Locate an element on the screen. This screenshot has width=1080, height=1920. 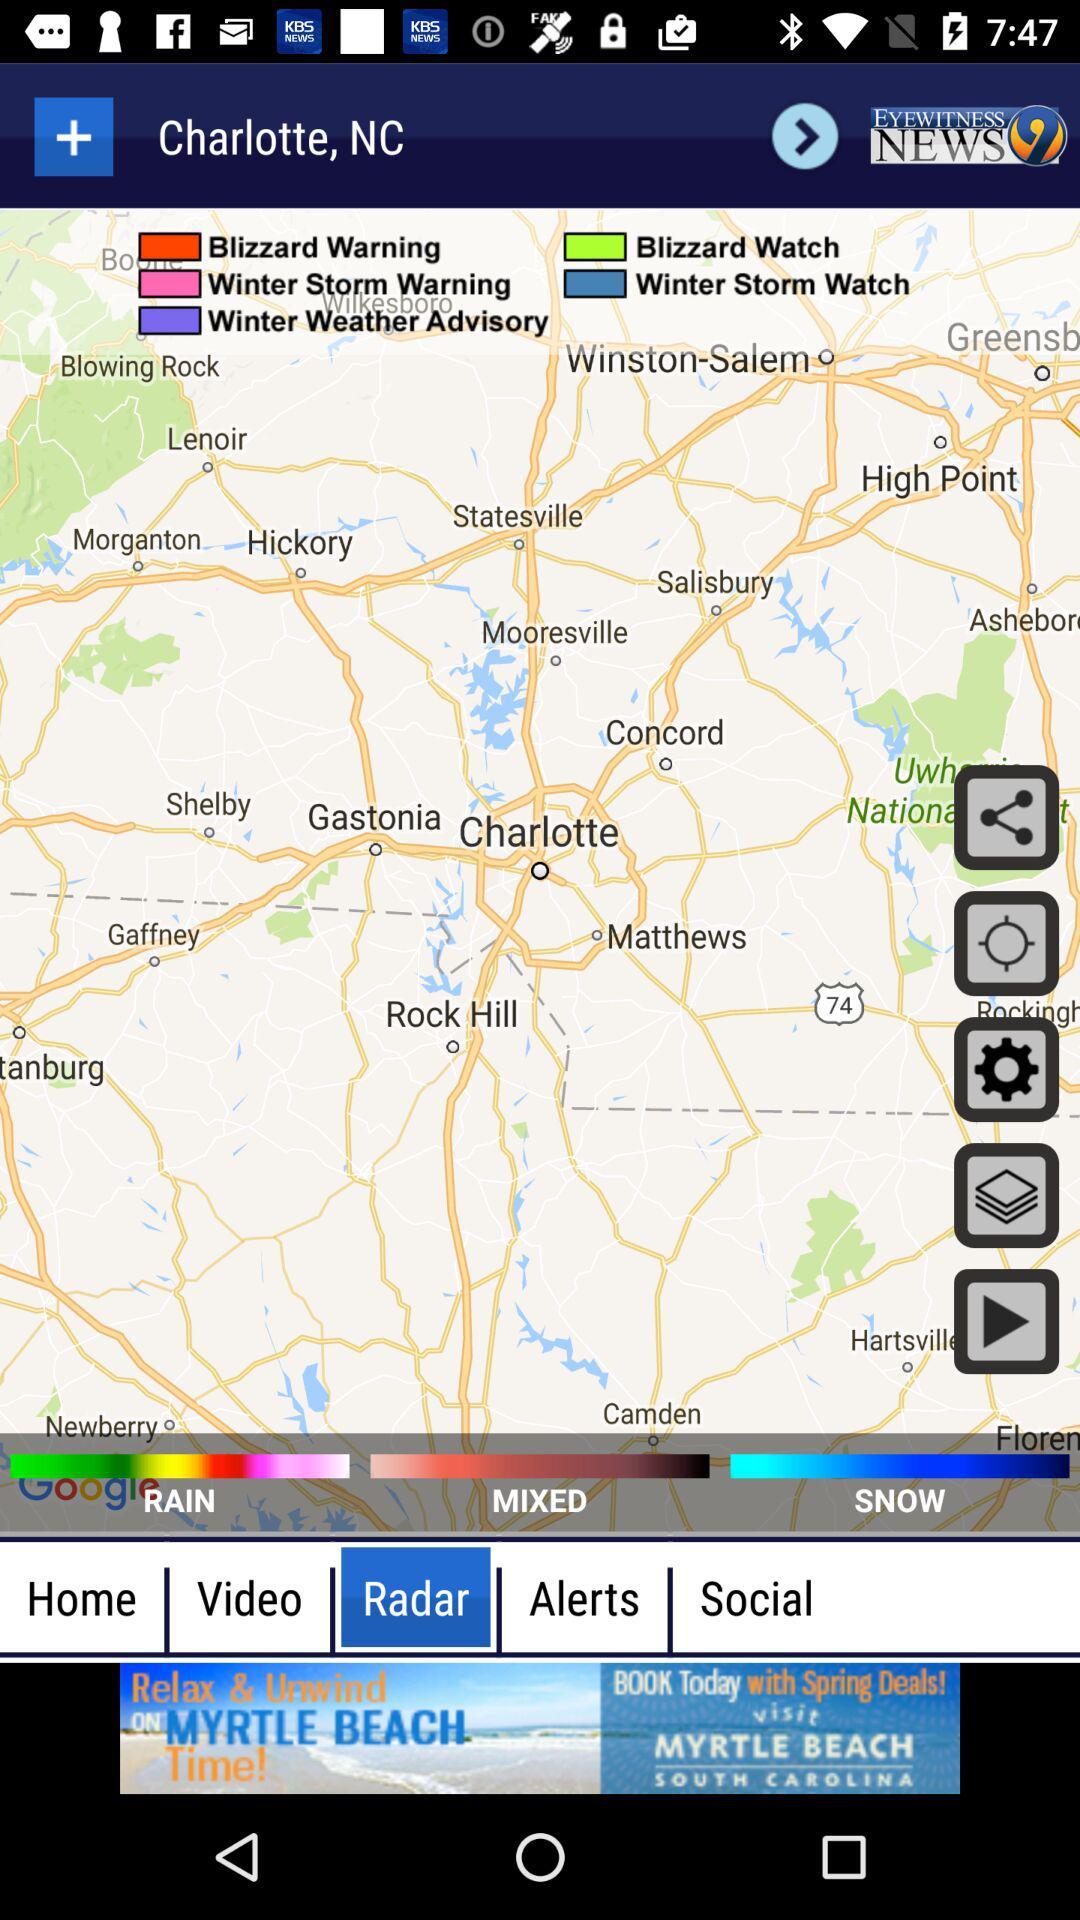
location is located at coordinates (72, 135).